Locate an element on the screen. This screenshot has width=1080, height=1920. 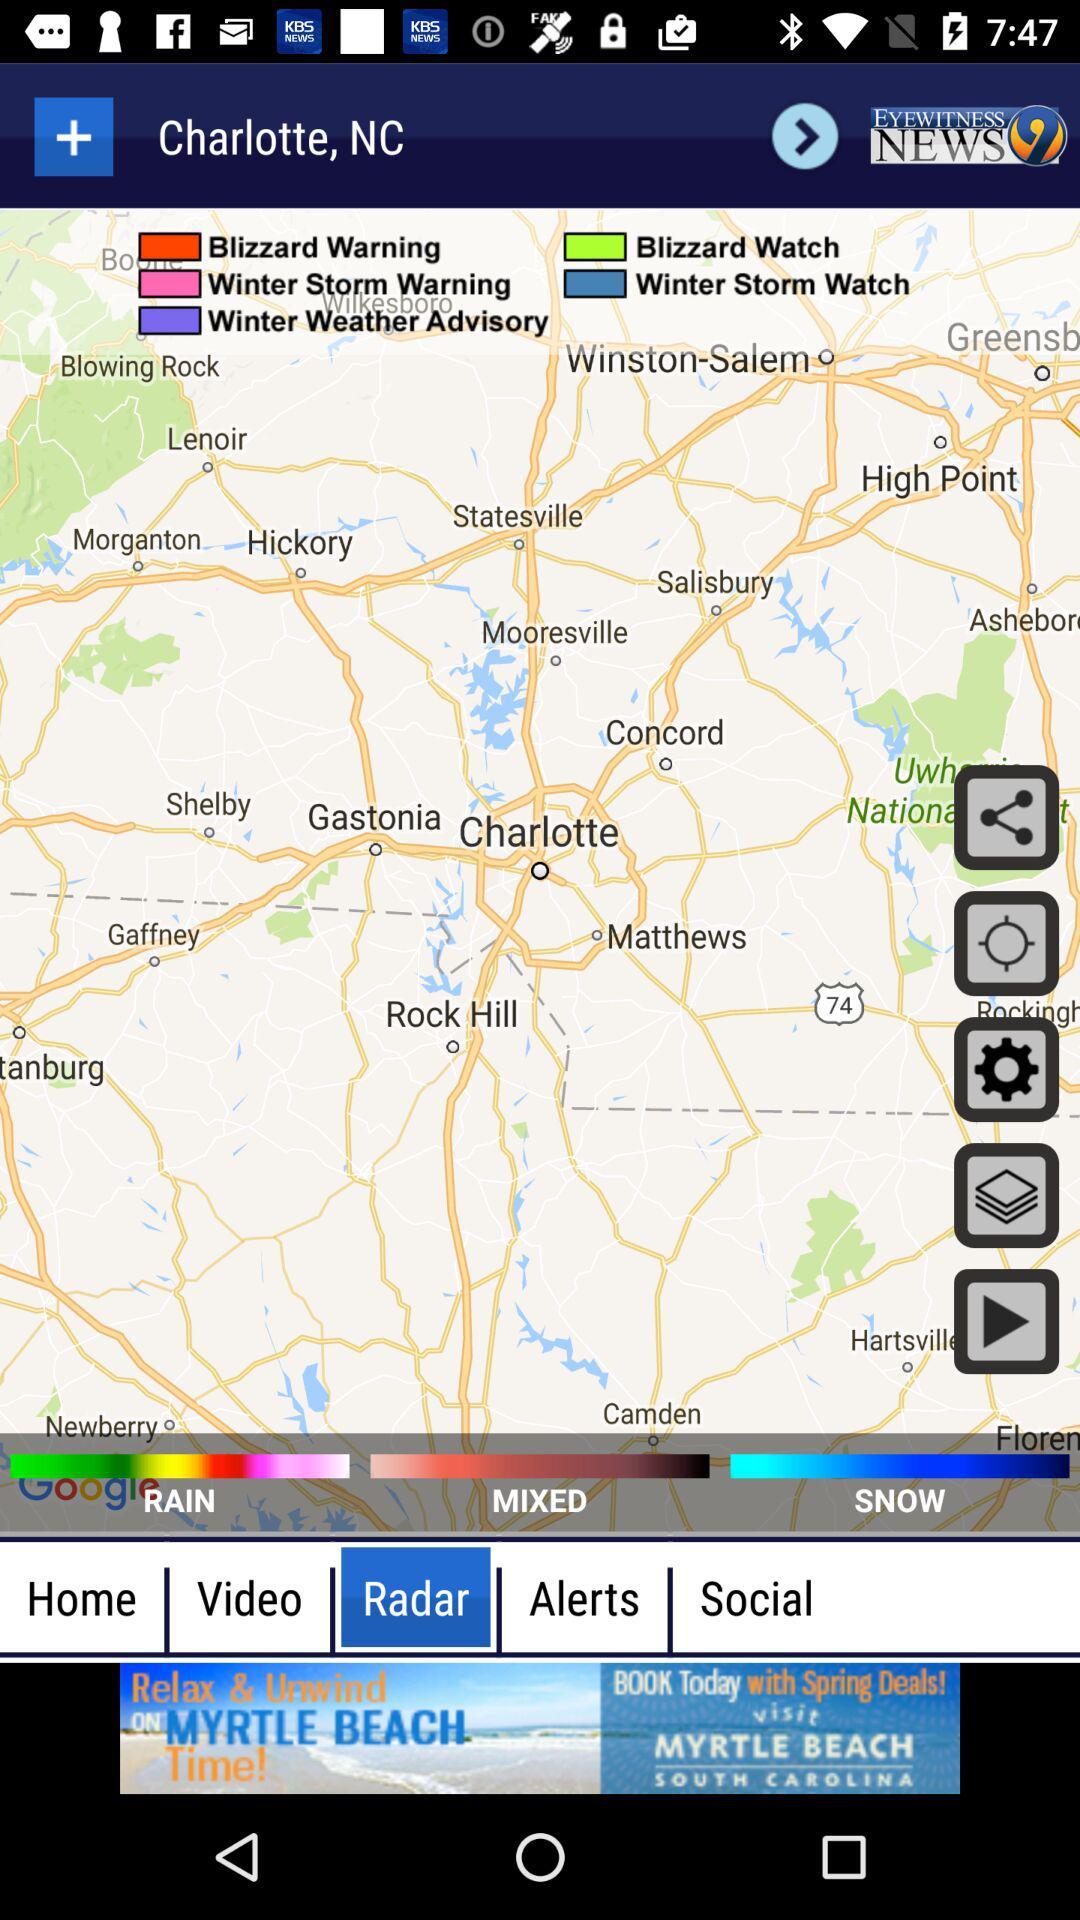
location is located at coordinates (72, 135).